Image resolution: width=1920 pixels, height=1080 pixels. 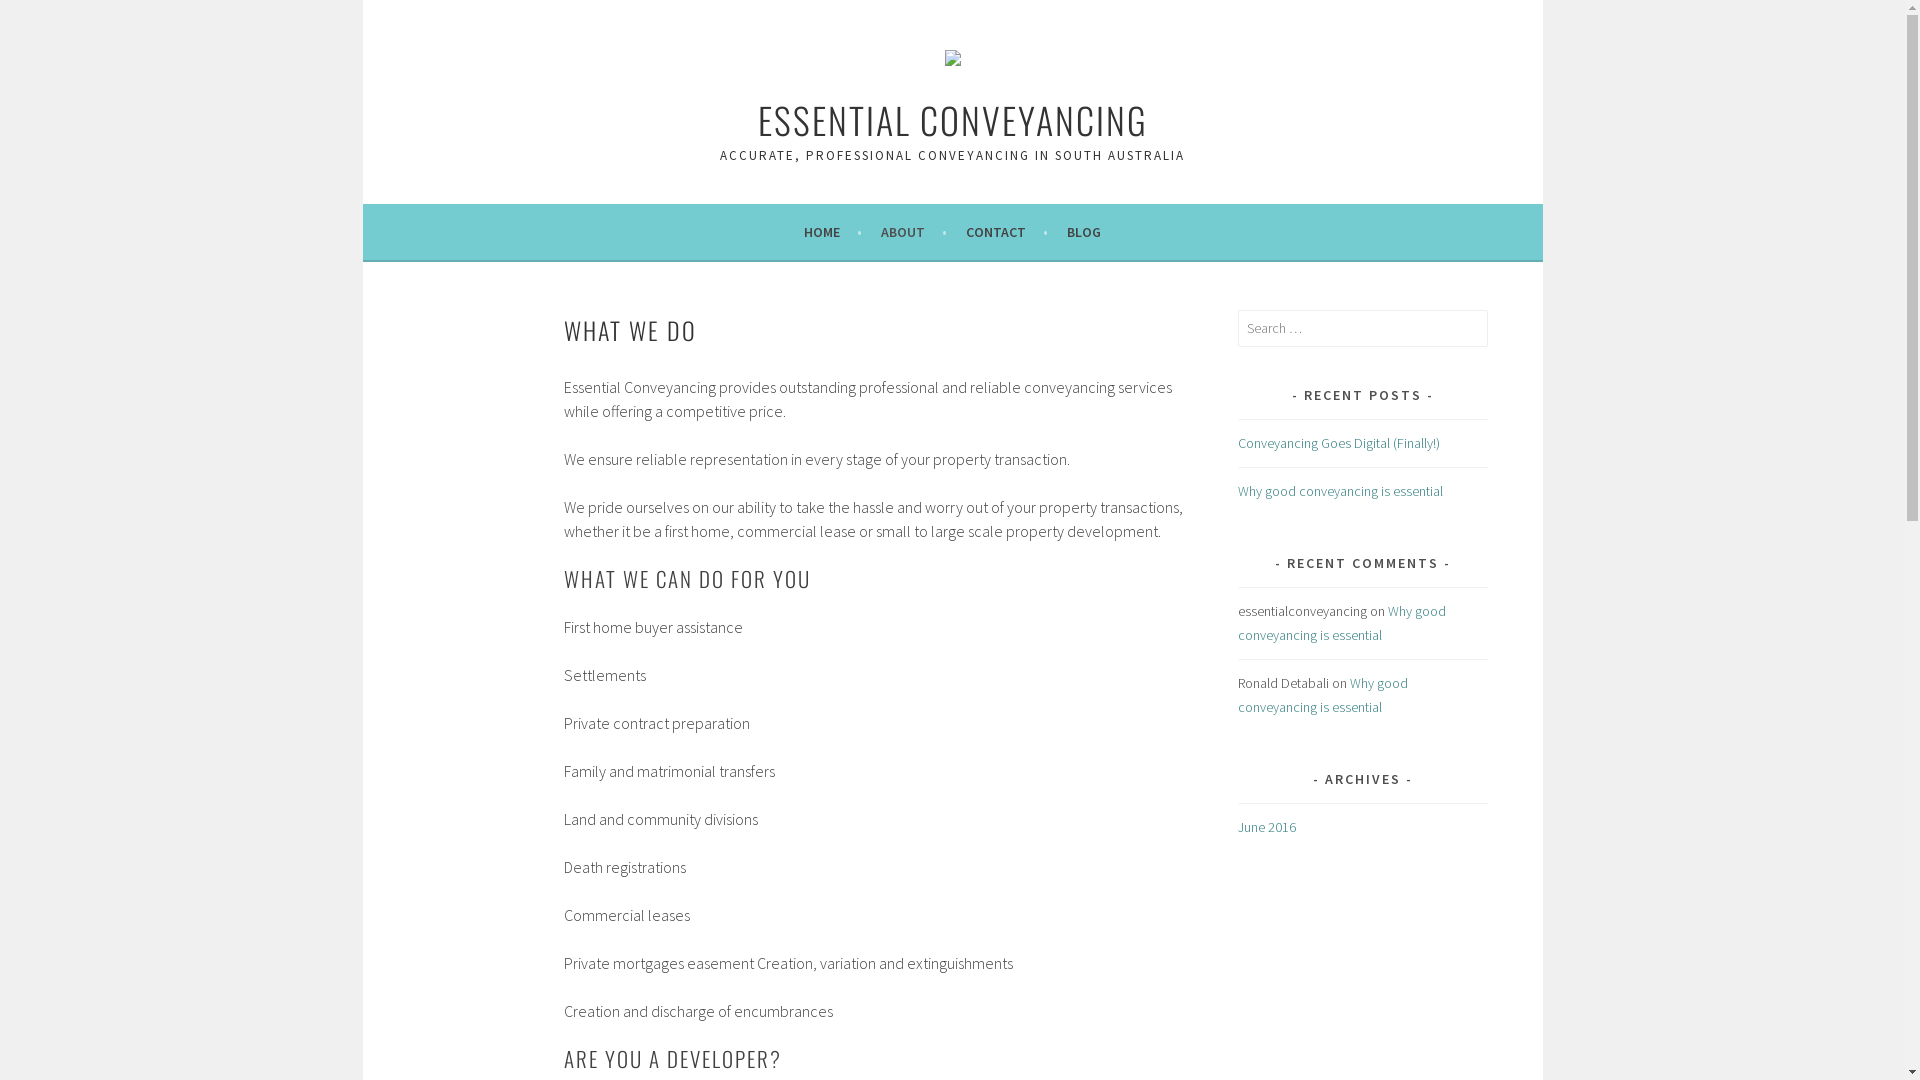 I want to click on 'Why good conveyancing is essential  ', so click(x=1237, y=693).